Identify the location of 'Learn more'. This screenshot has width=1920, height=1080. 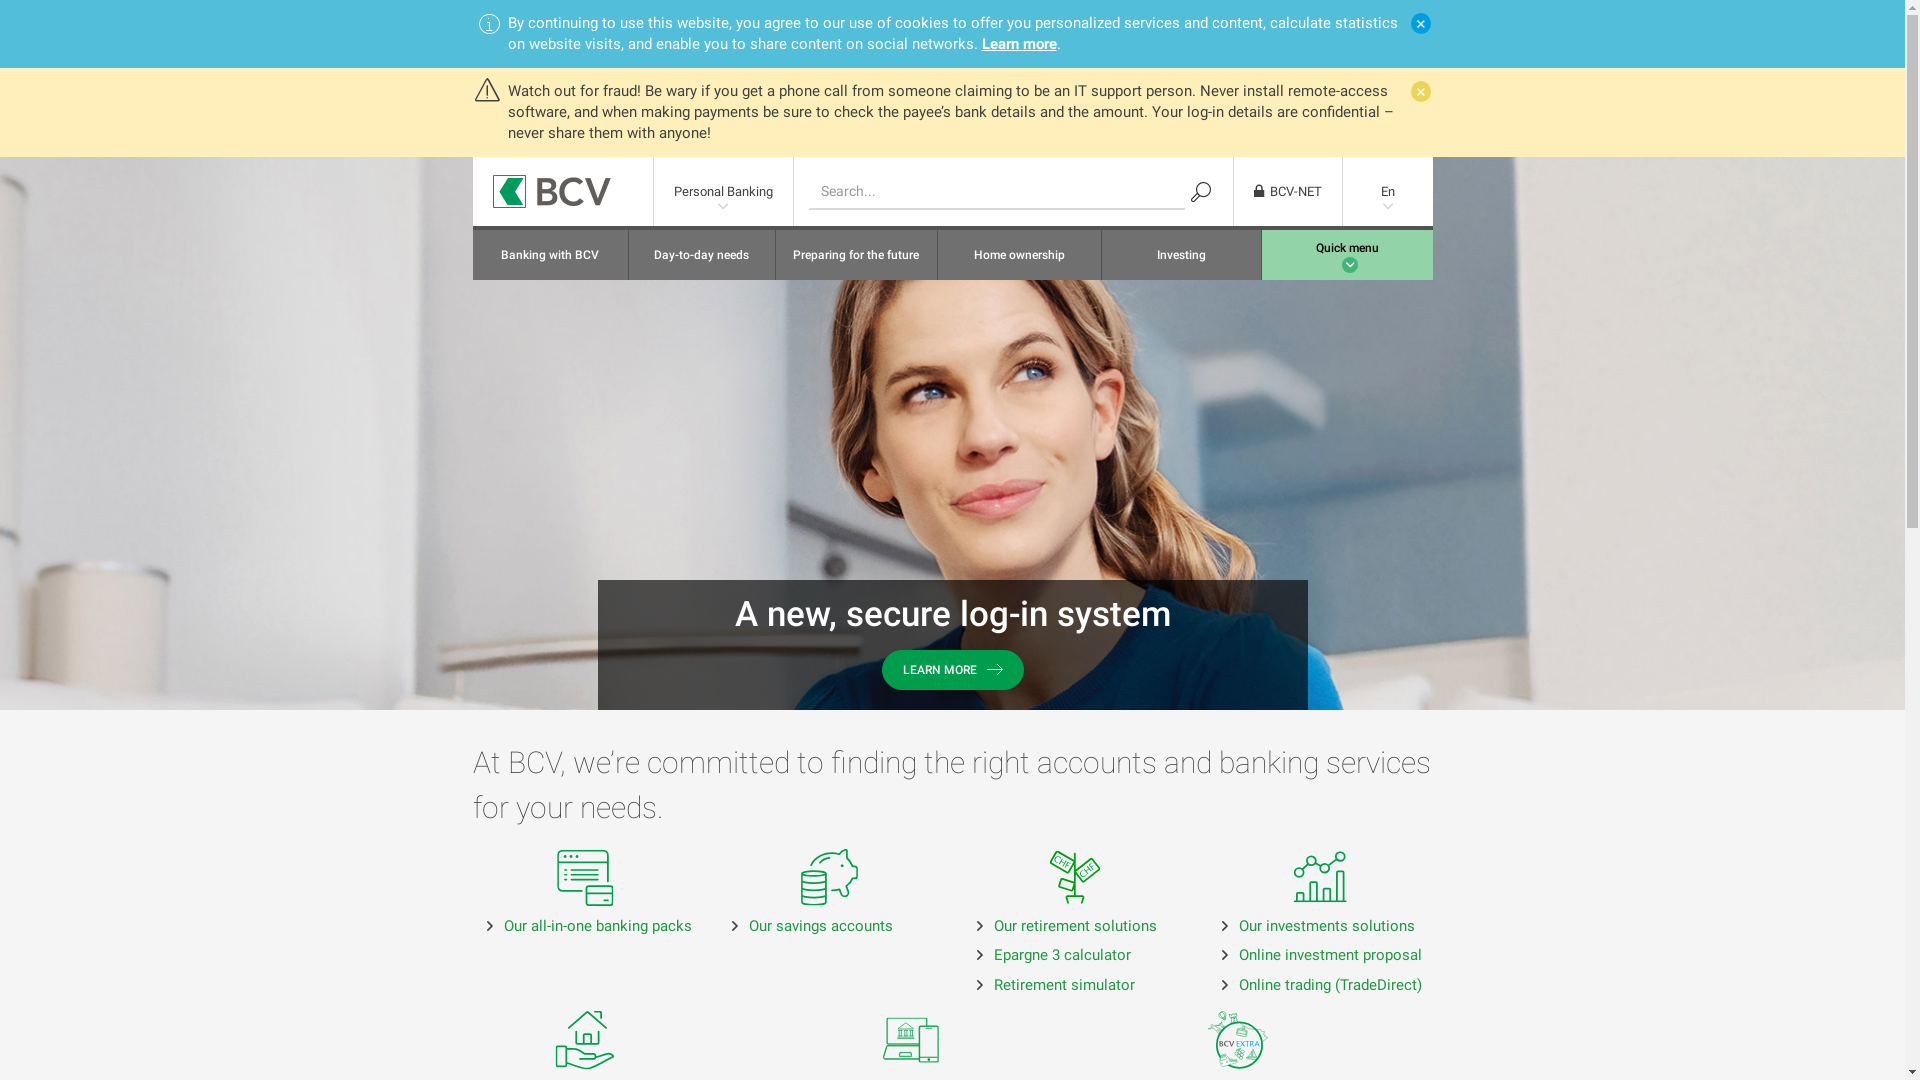
(1019, 43).